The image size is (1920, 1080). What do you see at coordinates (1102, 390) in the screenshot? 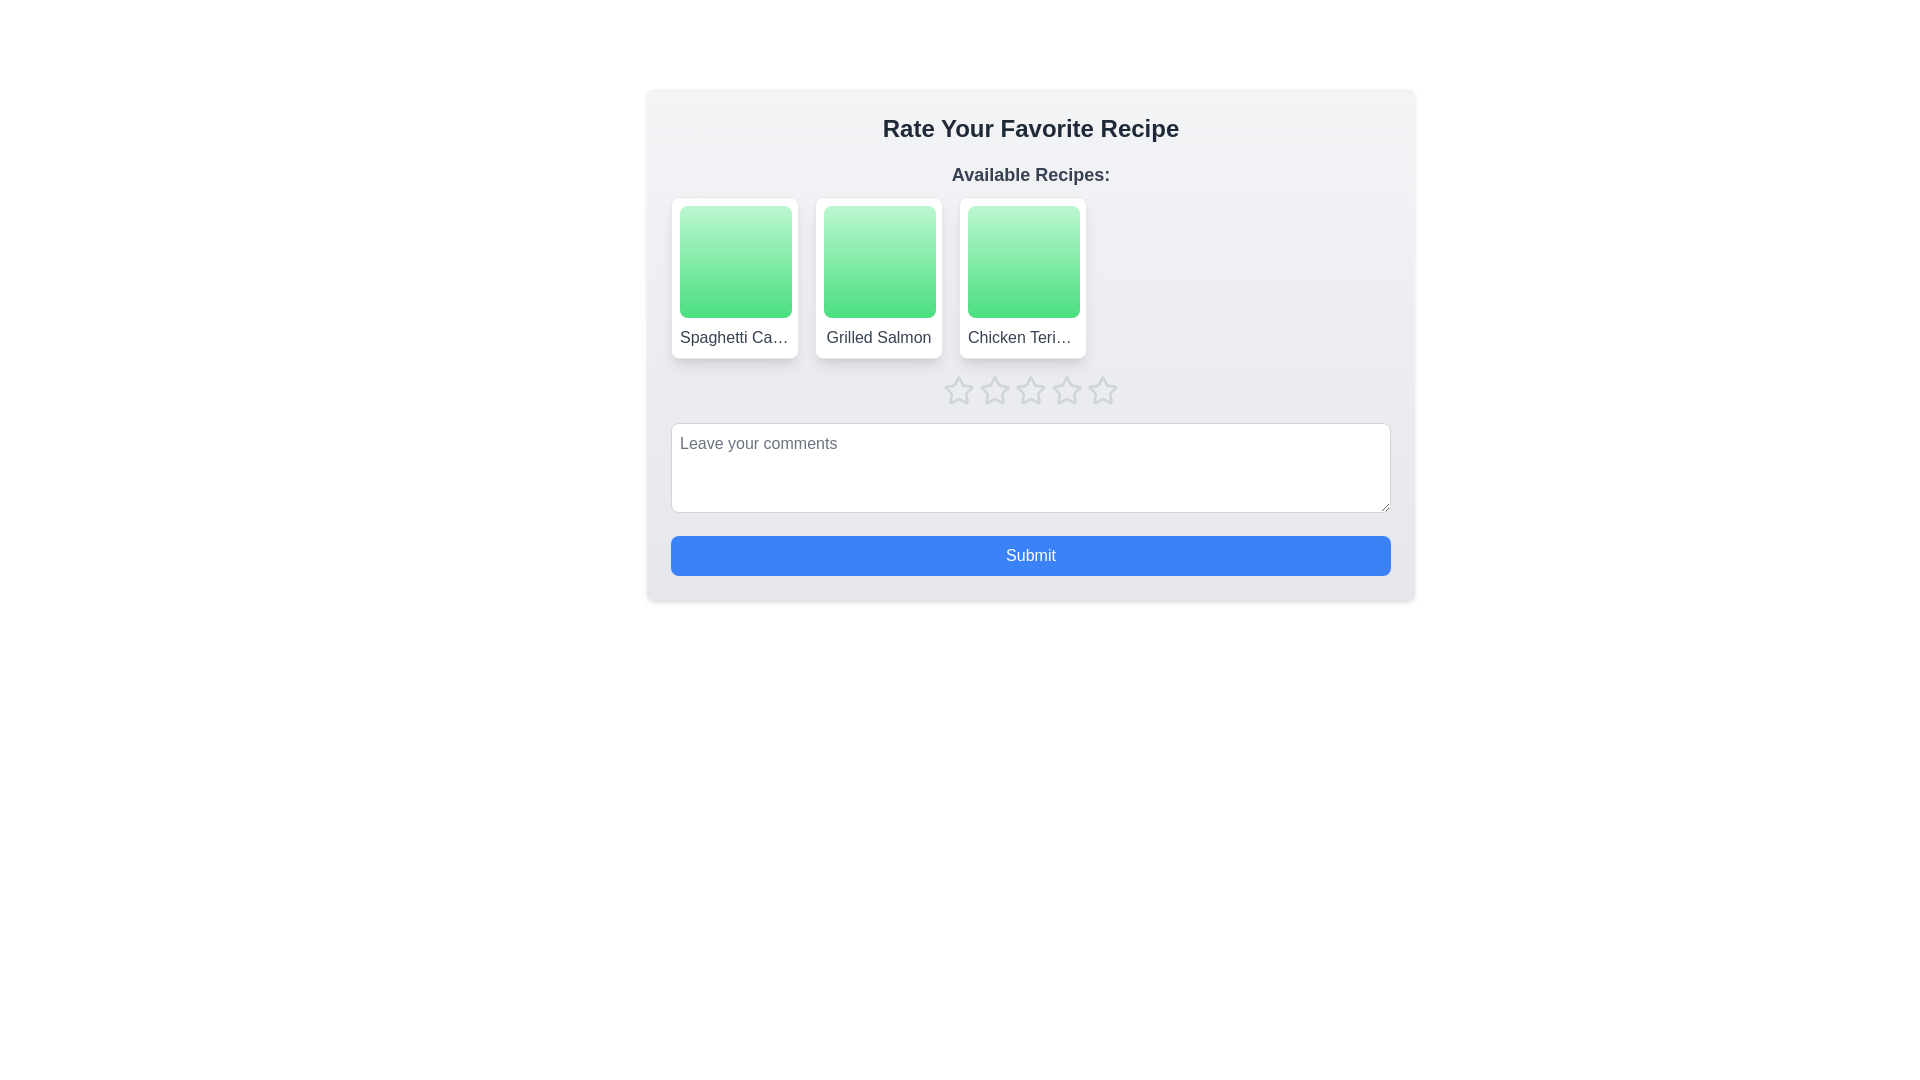
I see `the fifth star in the rating system below the 'Chicken Teriyaki' recipe card` at bounding box center [1102, 390].